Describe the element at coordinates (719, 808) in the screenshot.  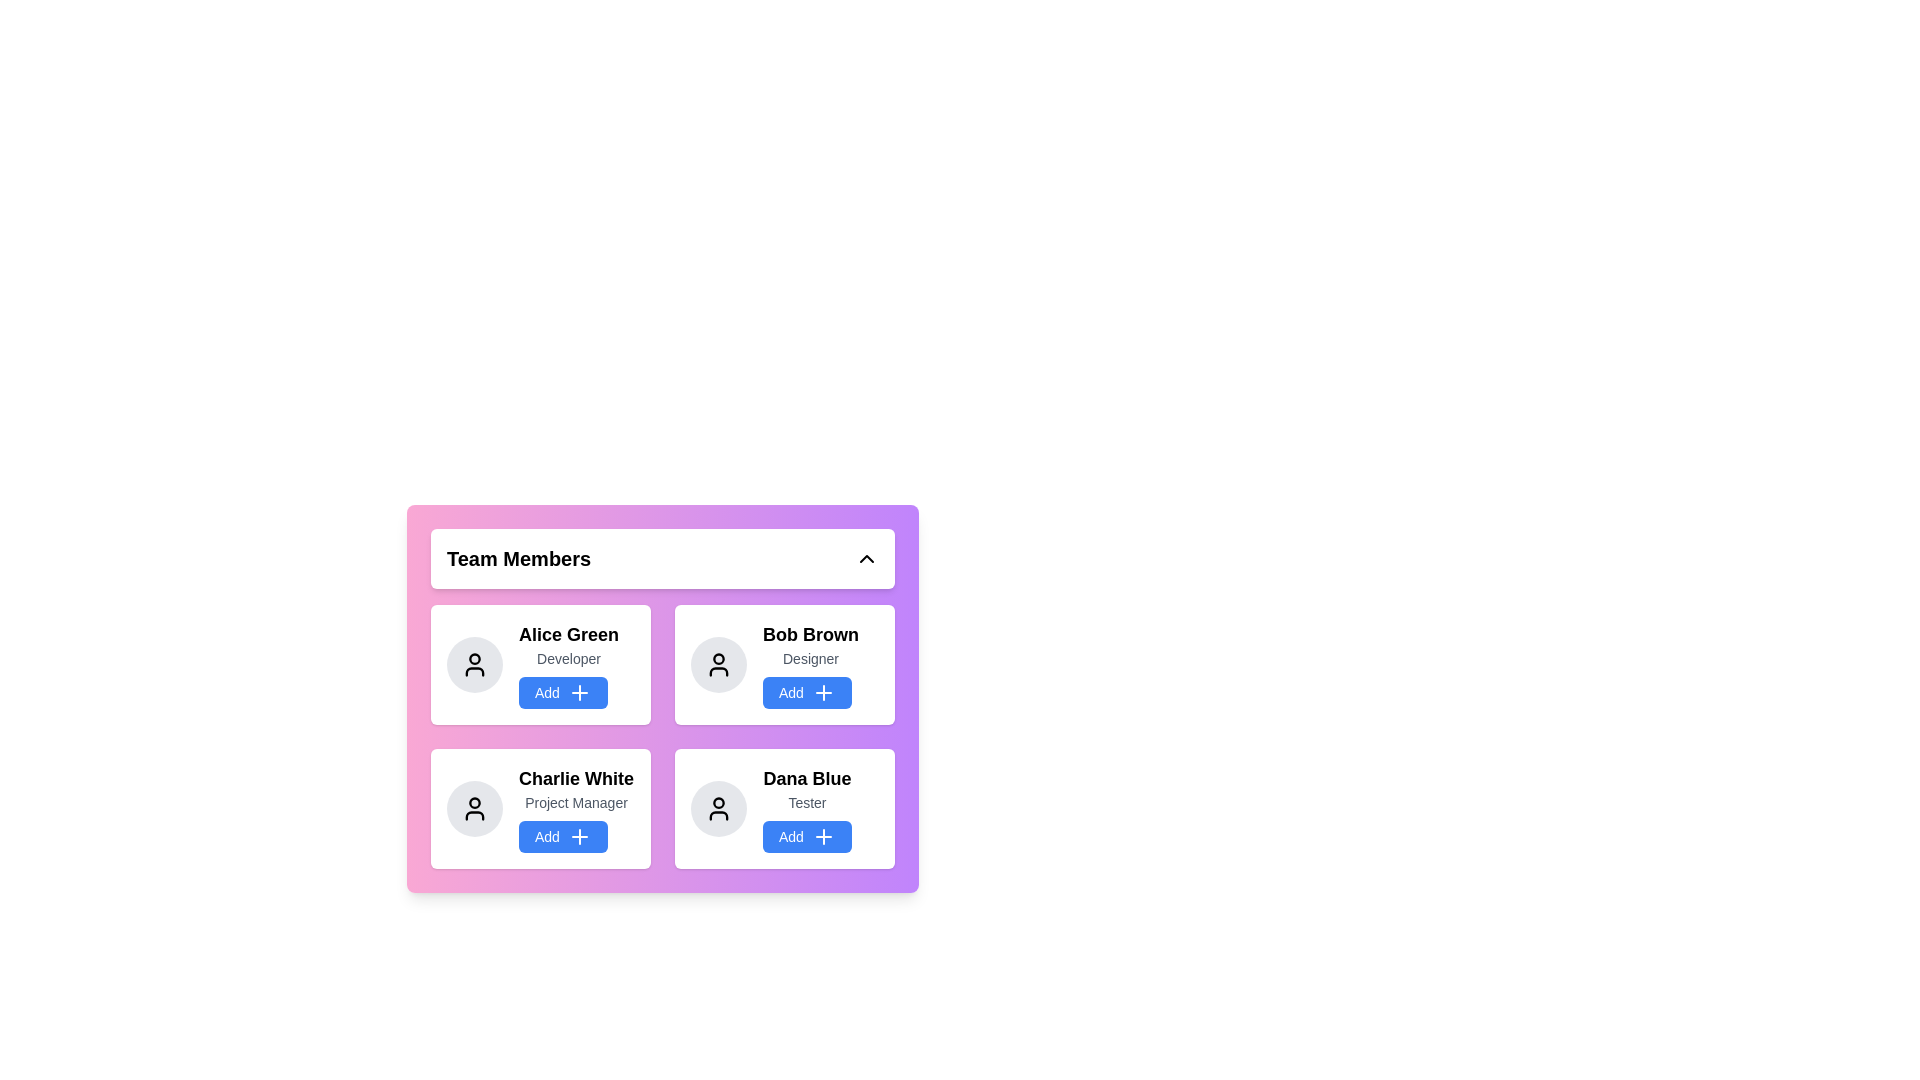
I see `the appearance of the user profile icon located in the bottom-right corner of the fourth card titled 'Dana Blue - Tester', which is above the blue button labeled 'Add'` at that location.